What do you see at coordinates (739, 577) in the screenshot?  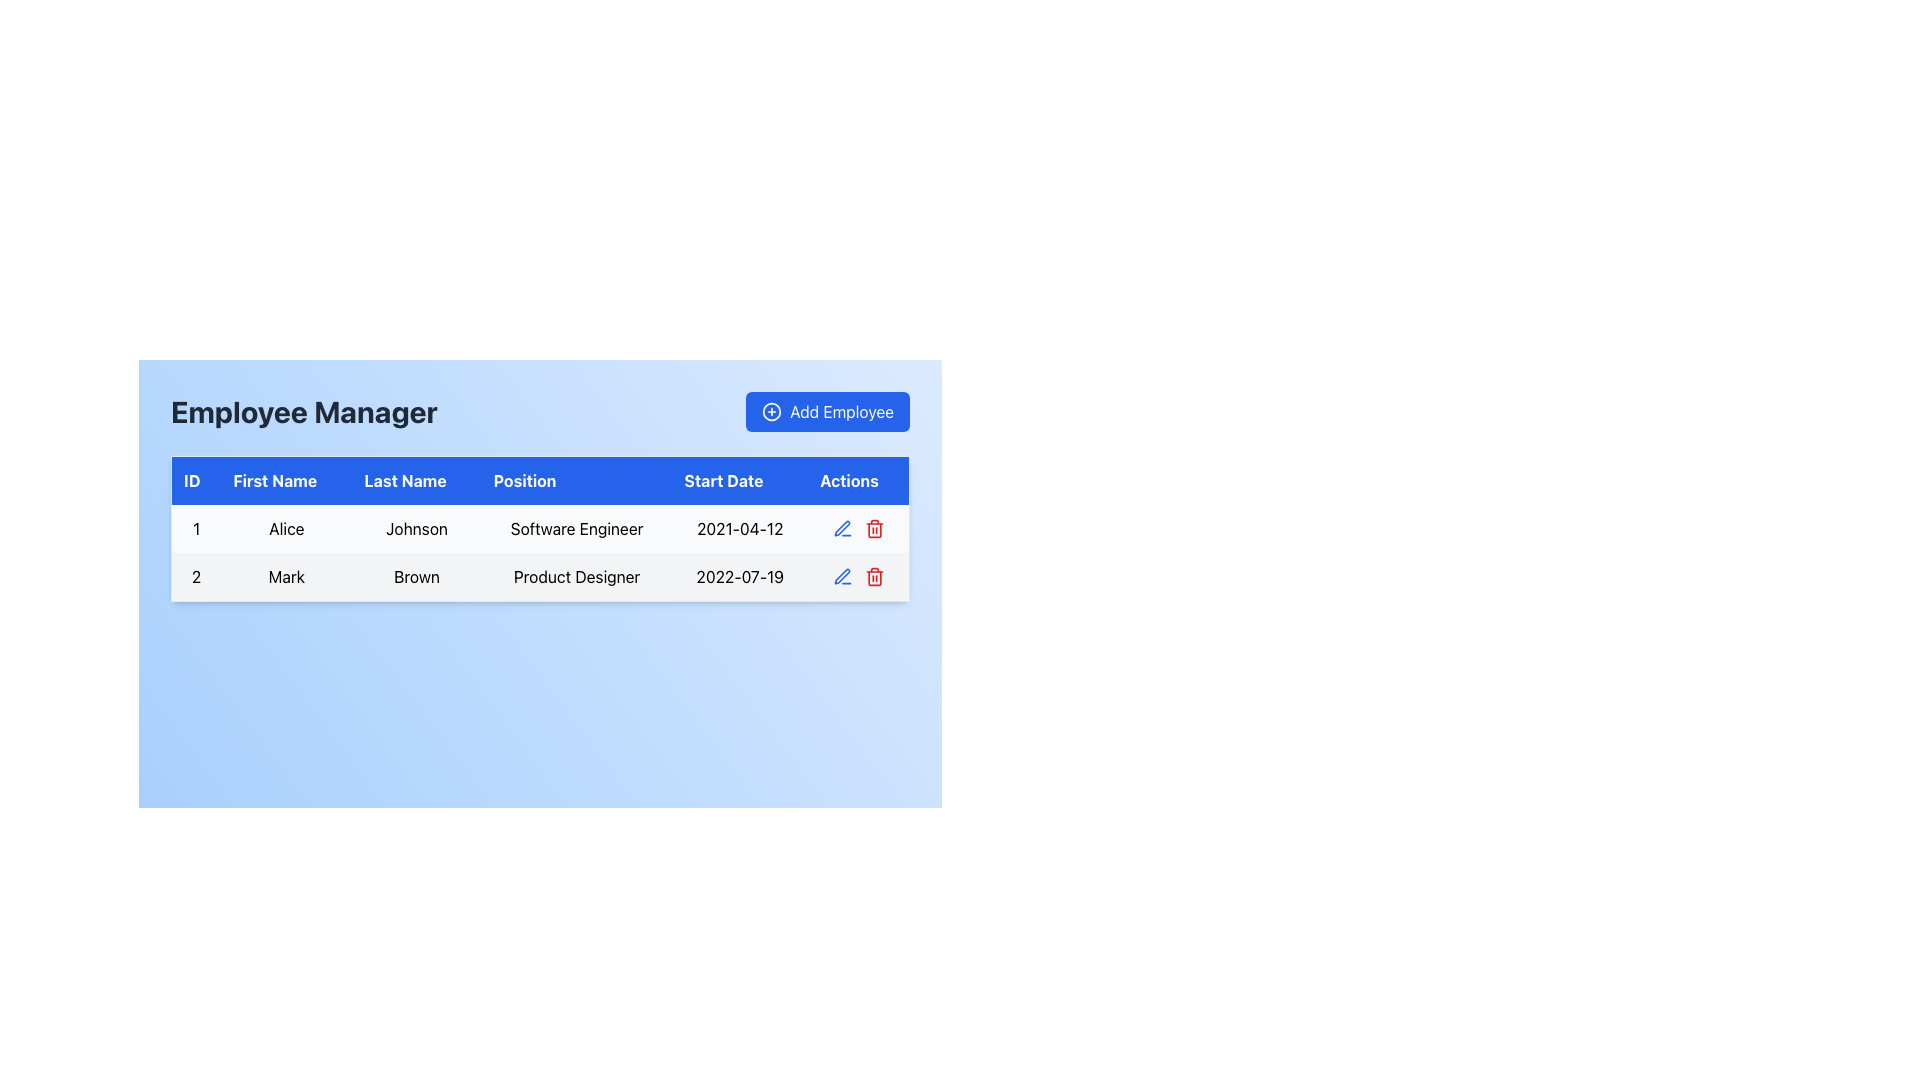 I see `the text label indicating the start date for the employee 'Mark Brown' in the 'Employee Manager' table` at bounding box center [739, 577].